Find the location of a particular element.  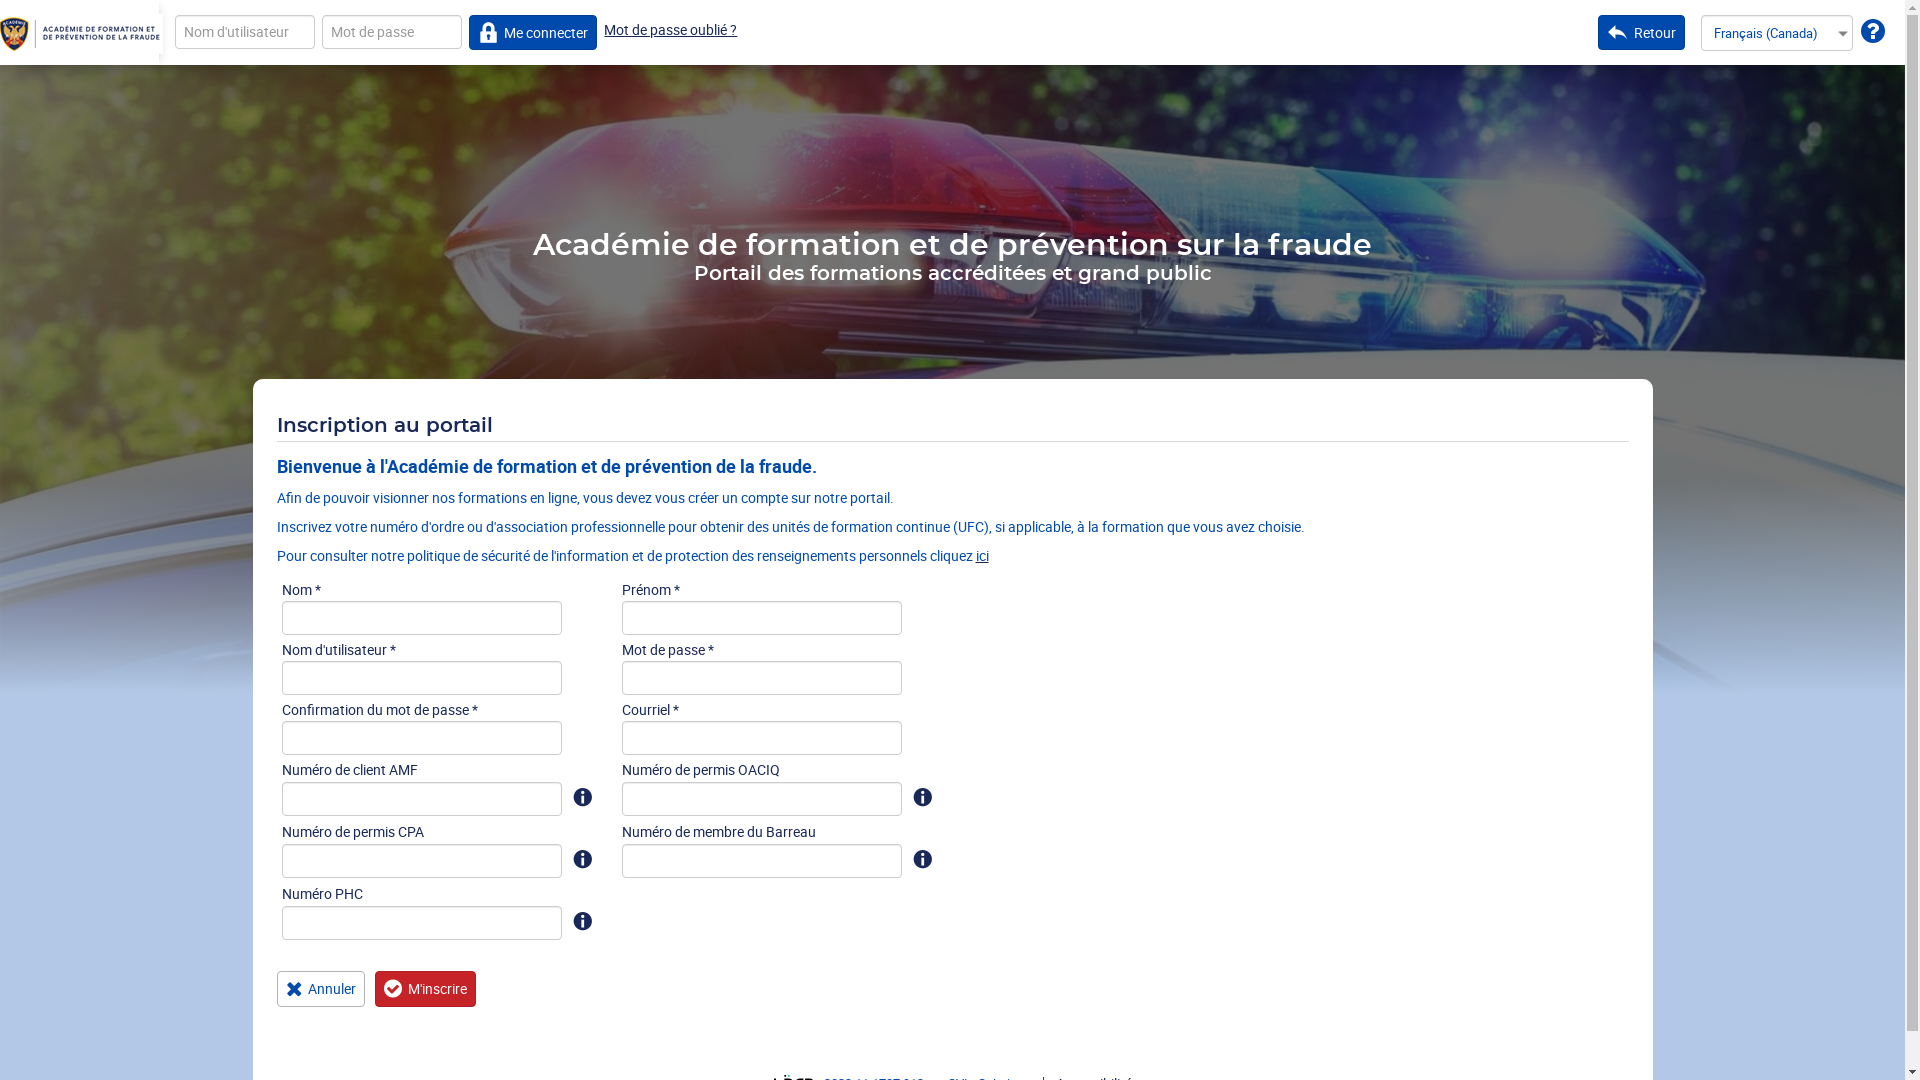

'ici' is located at coordinates (982, 555).